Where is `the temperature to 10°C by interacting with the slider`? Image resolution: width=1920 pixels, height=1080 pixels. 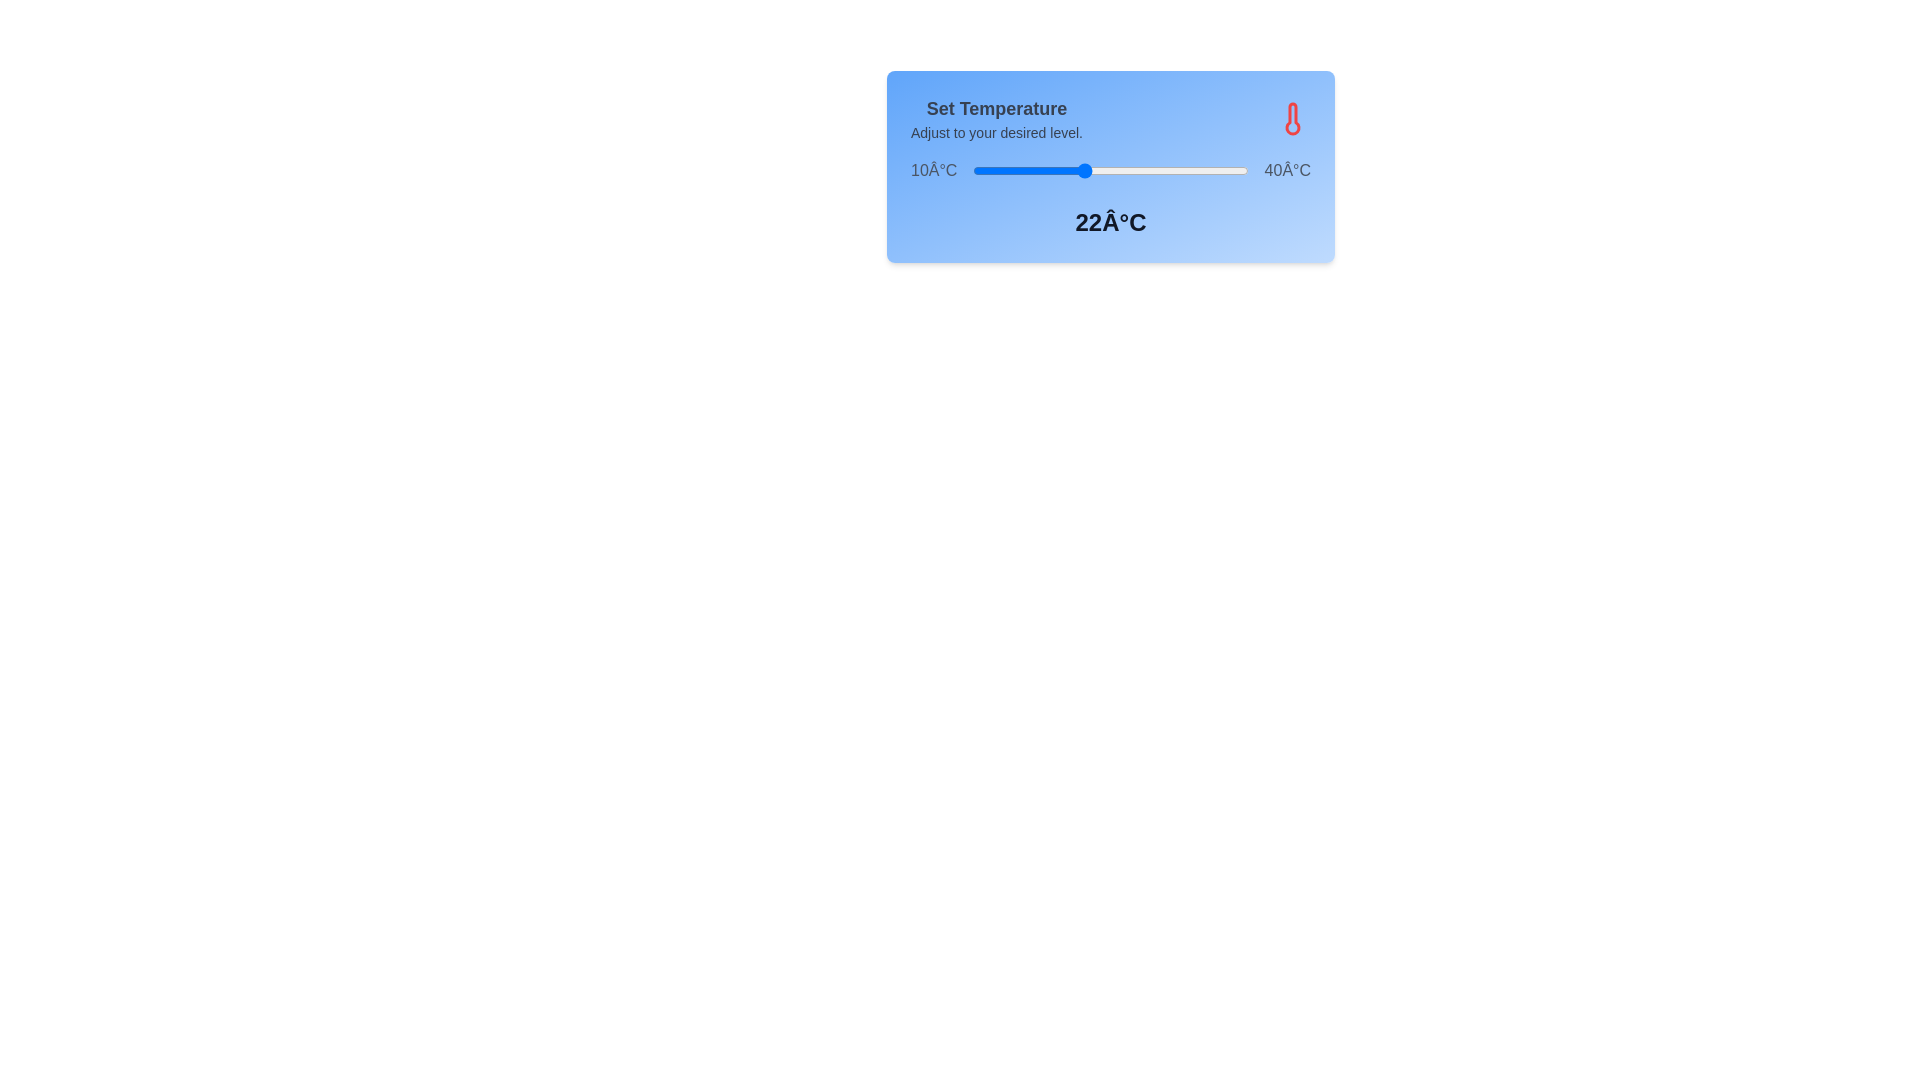 the temperature to 10°C by interacting with the slider is located at coordinates (973, 169).